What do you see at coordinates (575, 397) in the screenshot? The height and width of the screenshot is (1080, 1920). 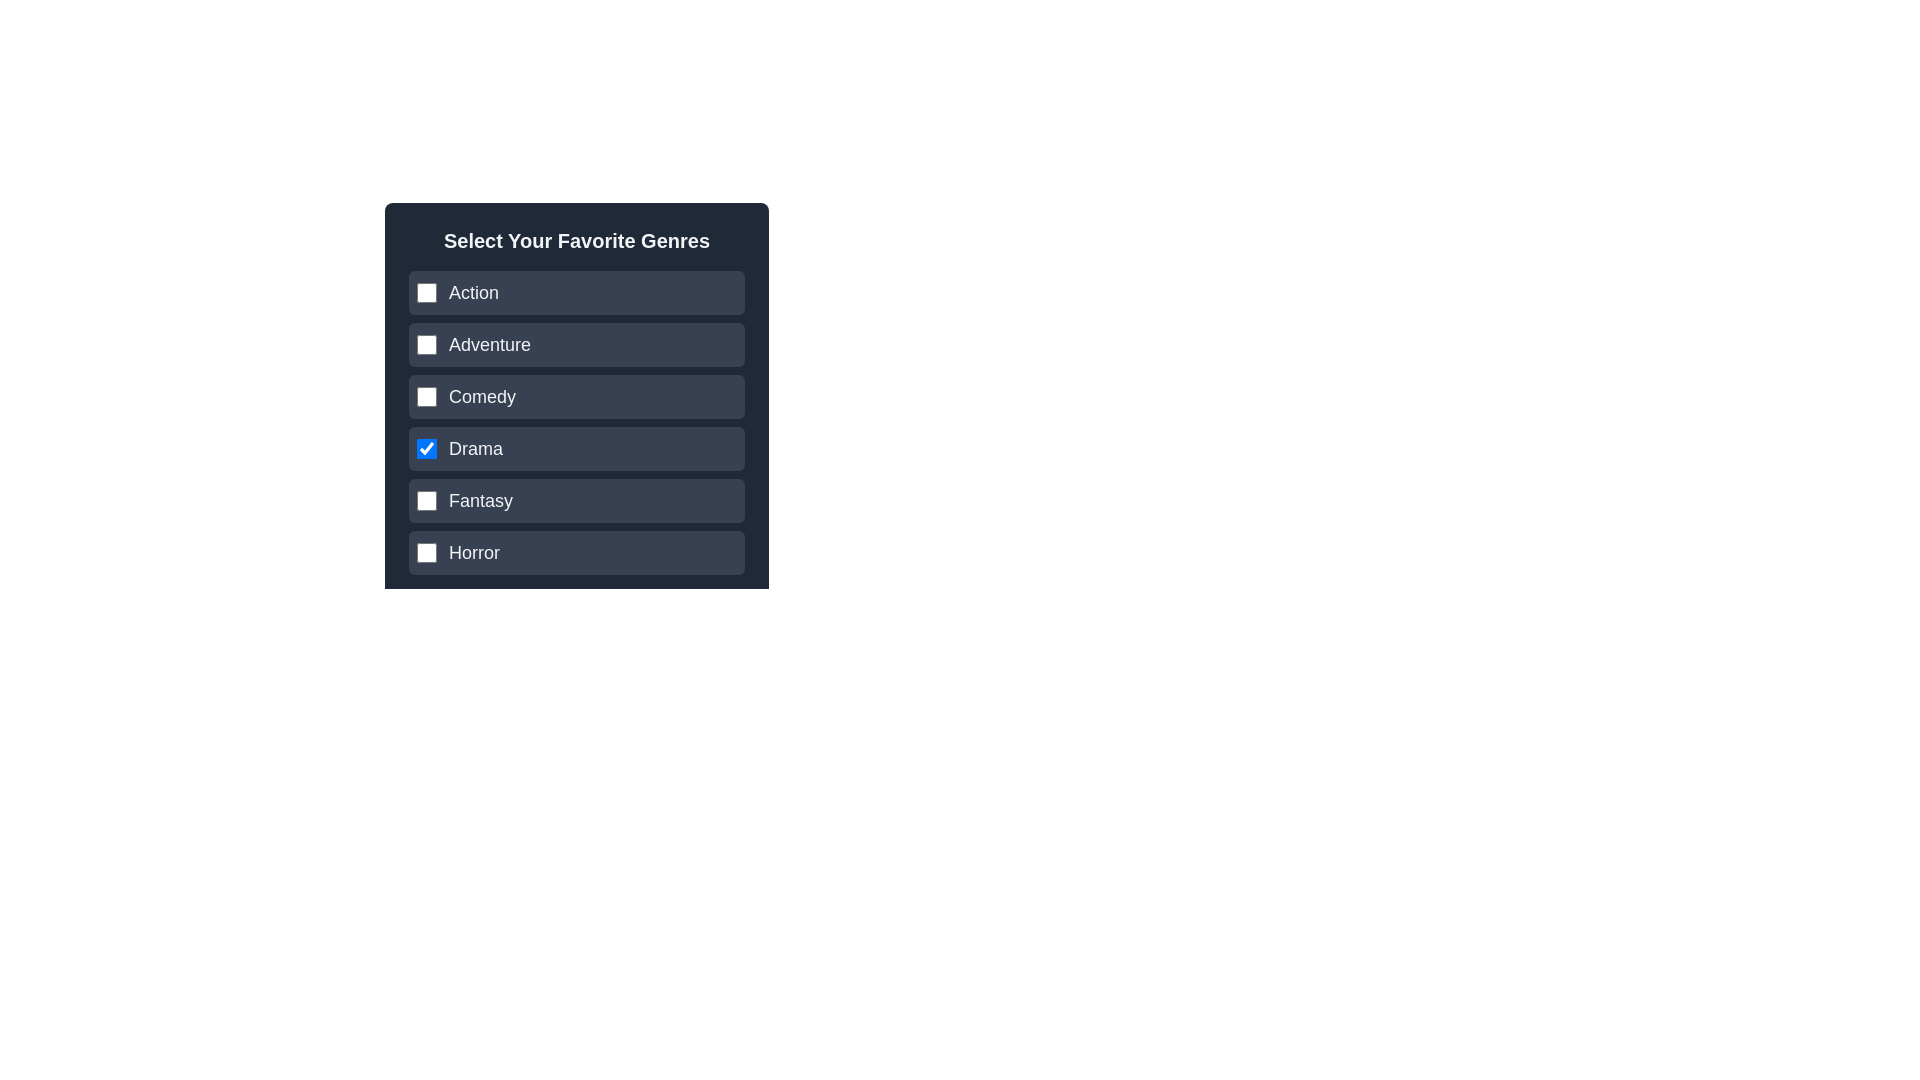 I see `the checkbox for 'Comedy' which is the third option under 'Select Your Favorite Genres'` at bounding box center [575, 397].